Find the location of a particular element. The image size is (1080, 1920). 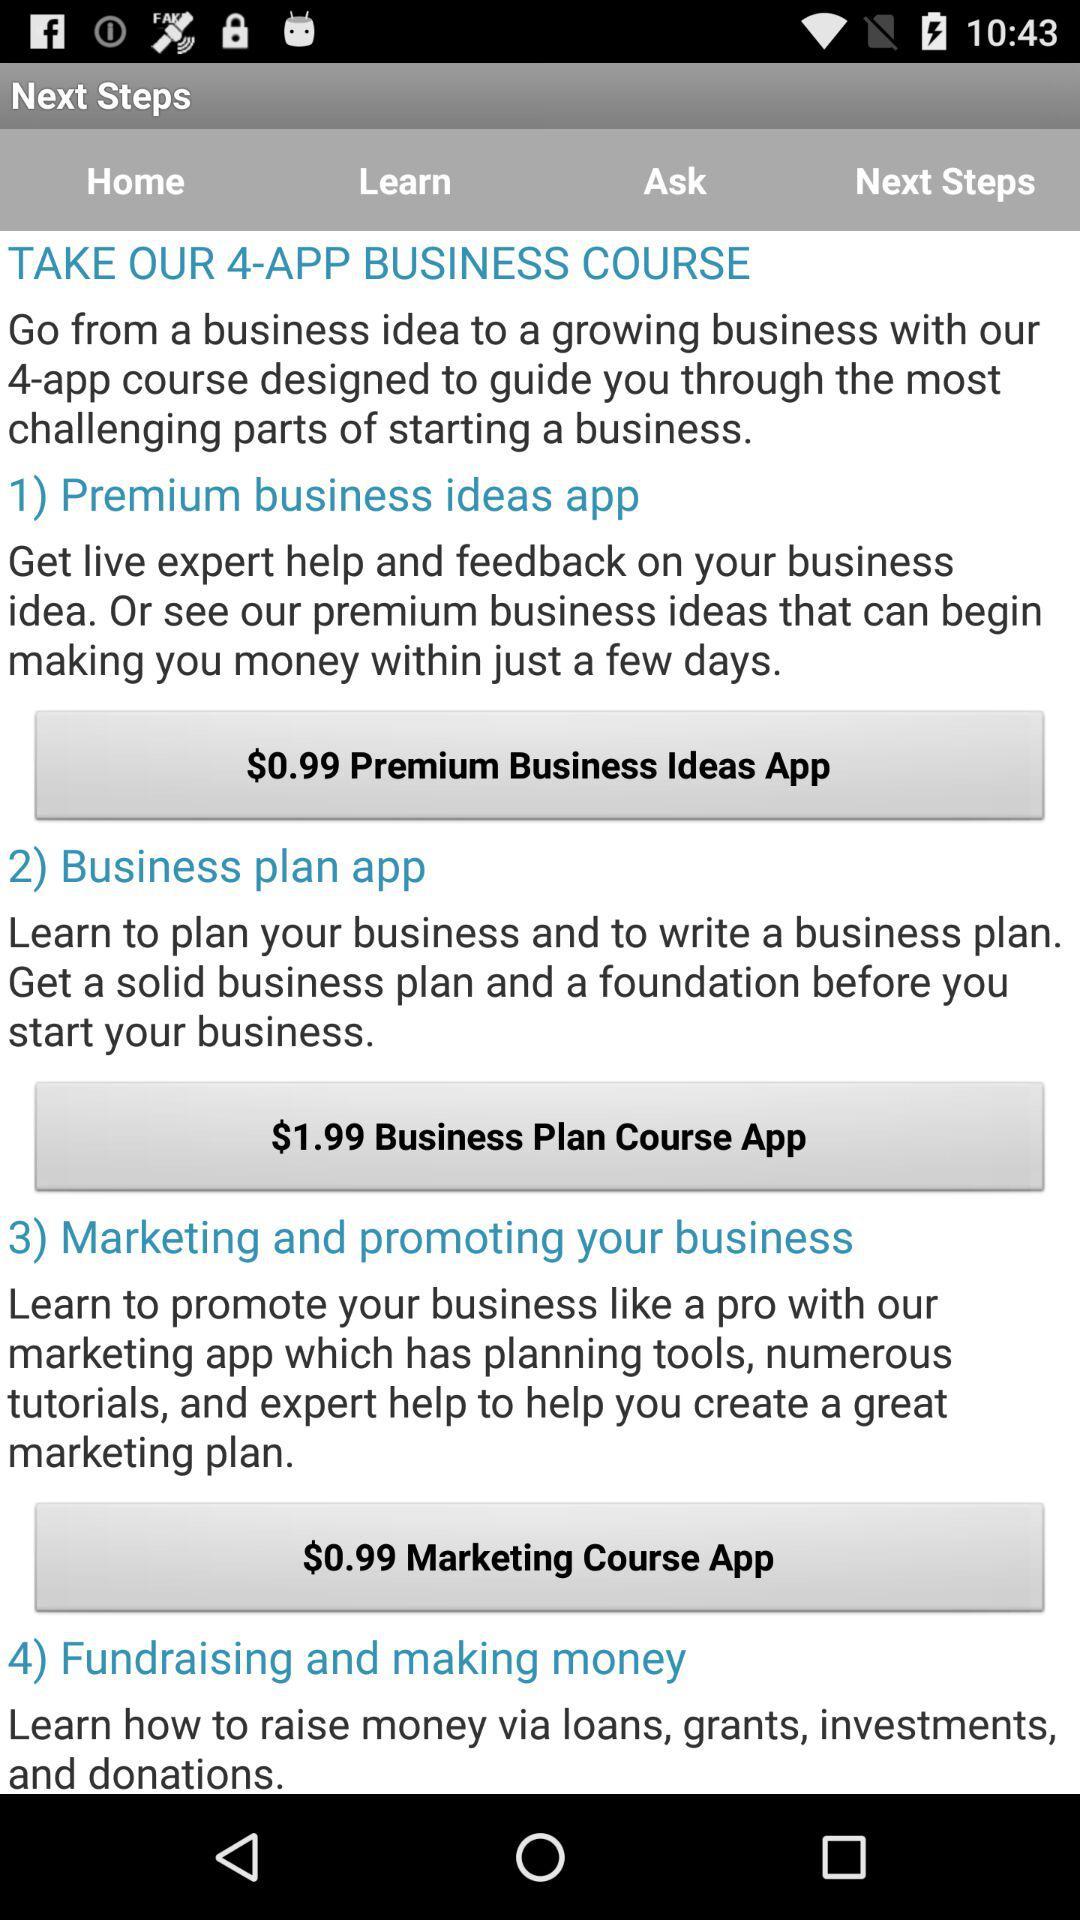

item next to learn is located at coordinates (675, 180).